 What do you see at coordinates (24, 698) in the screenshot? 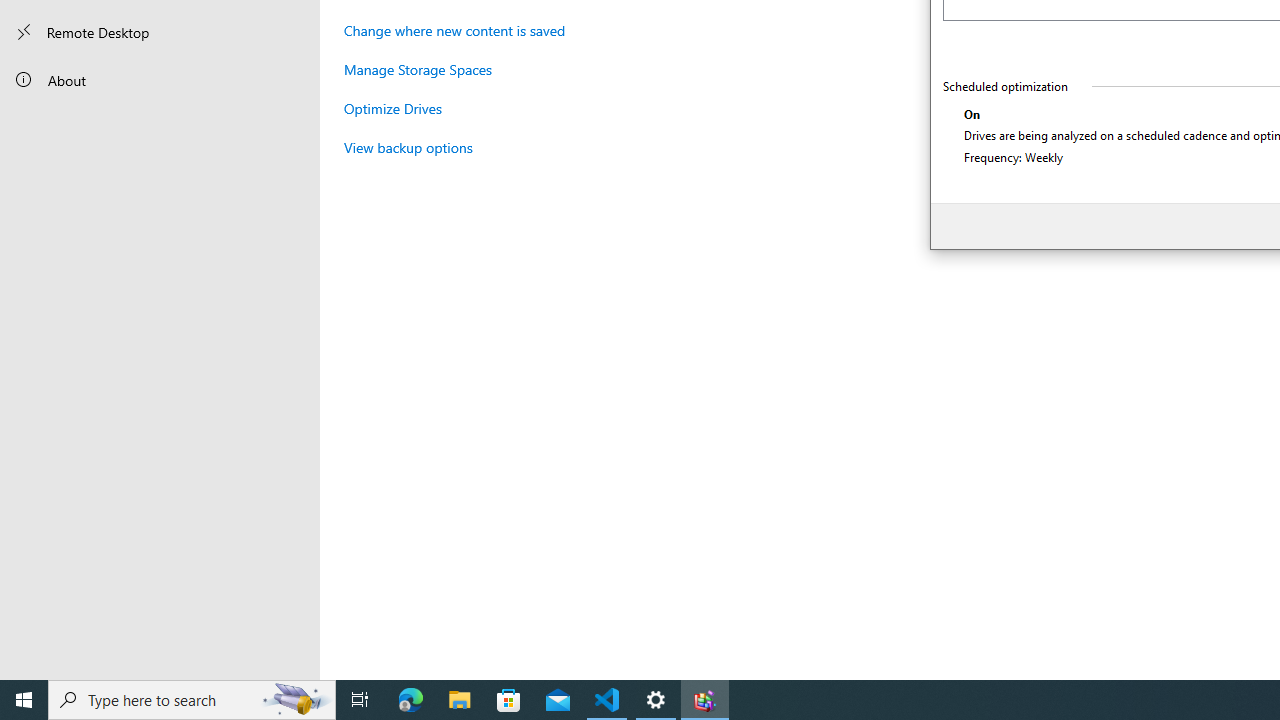
I see `'Start'` at bounding box center [24, 698].